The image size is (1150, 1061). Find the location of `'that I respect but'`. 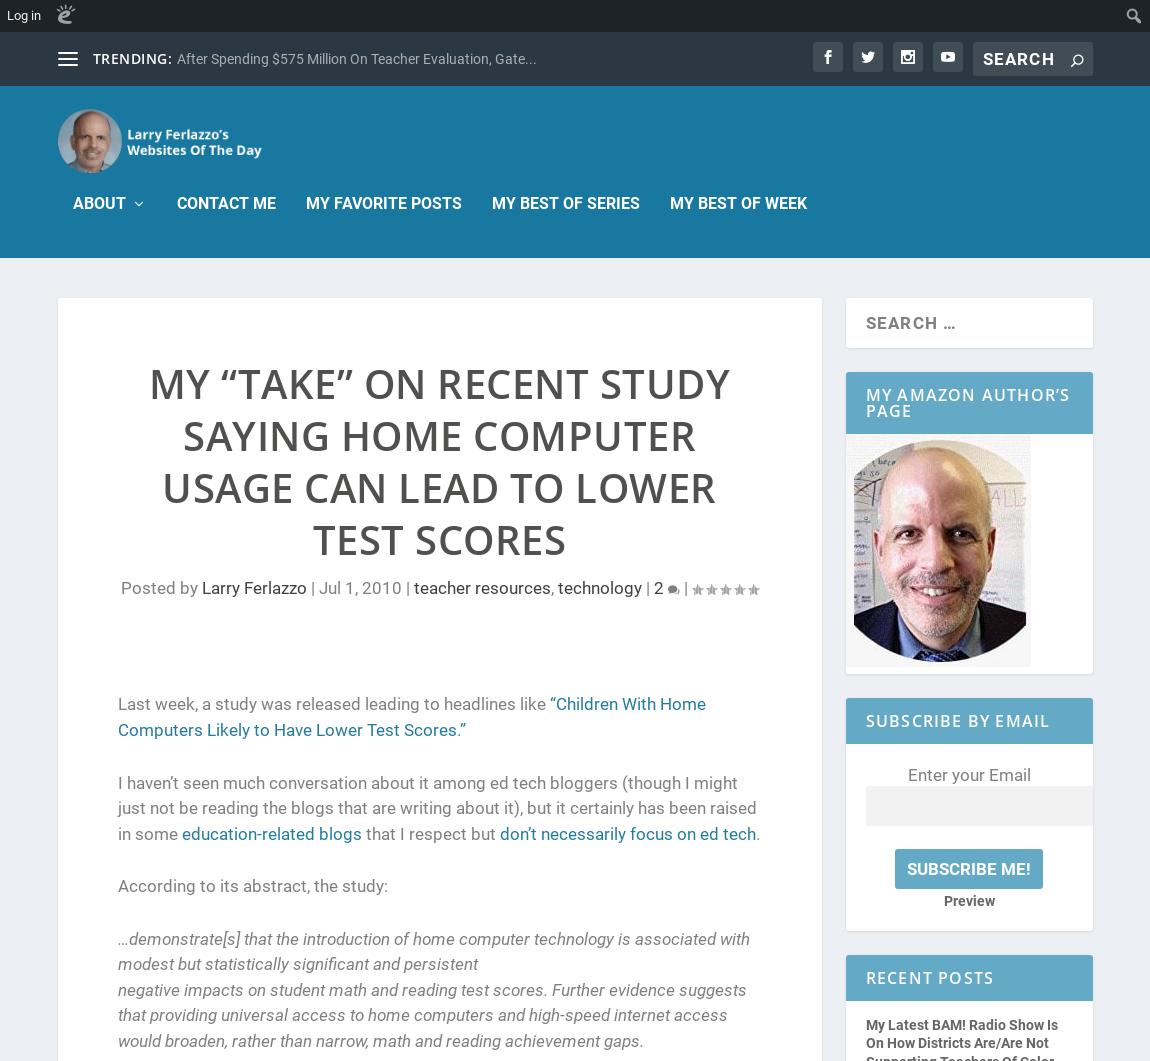

'that I respect but' is located at coordinates (429, 834).